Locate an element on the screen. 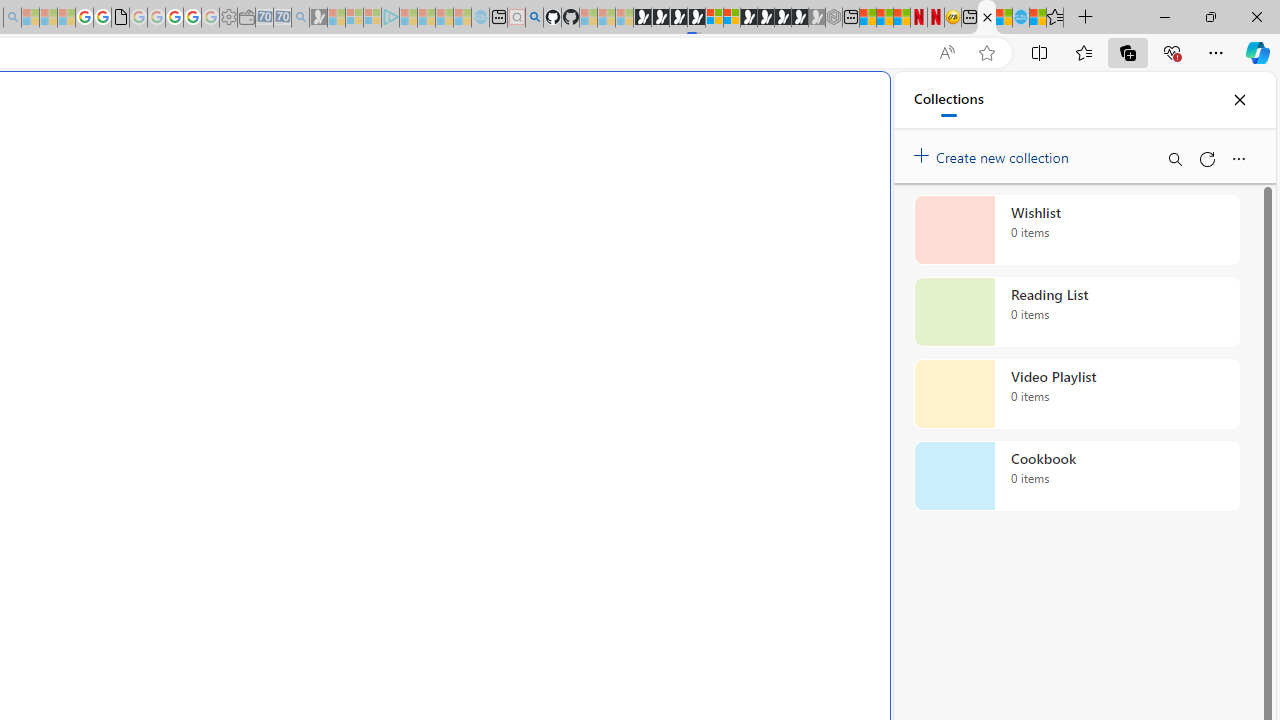  'Tabs you' is located at coordinates (276, 265).